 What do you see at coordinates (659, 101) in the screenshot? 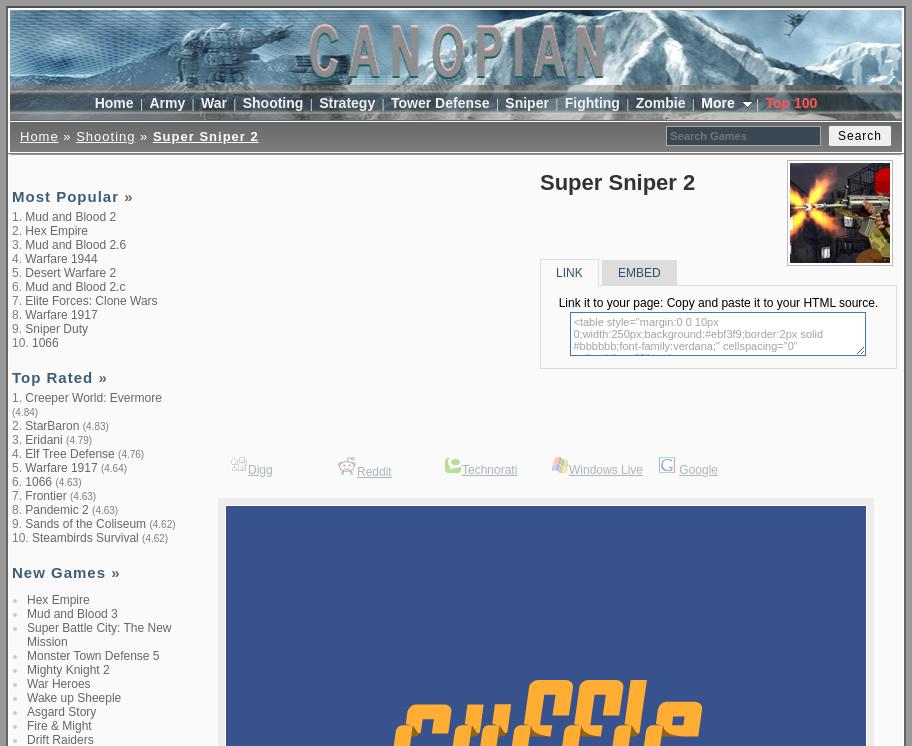
I see `'Zombie'` at bounding box center [659, 101].